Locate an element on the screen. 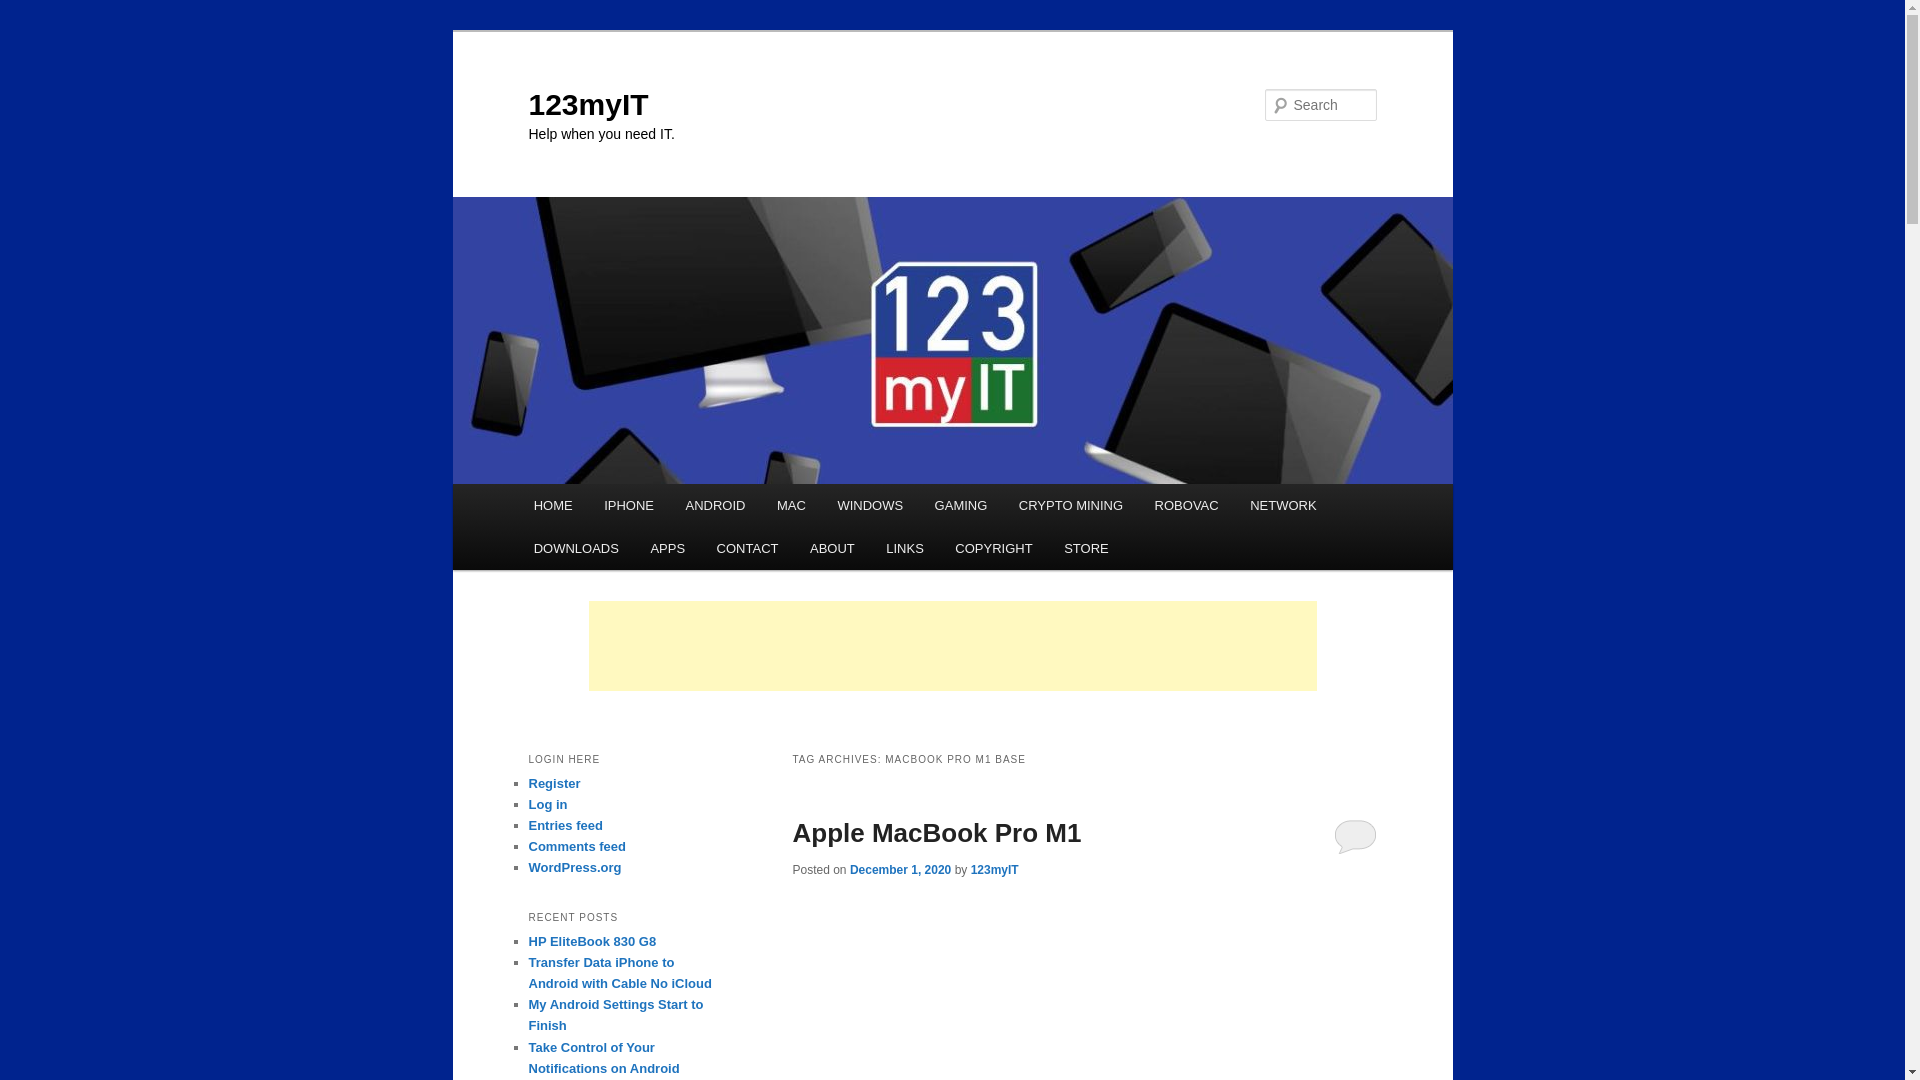 This screenshot has height=1080, width=1920. 'Log in' is located at coordinates (547, 803).